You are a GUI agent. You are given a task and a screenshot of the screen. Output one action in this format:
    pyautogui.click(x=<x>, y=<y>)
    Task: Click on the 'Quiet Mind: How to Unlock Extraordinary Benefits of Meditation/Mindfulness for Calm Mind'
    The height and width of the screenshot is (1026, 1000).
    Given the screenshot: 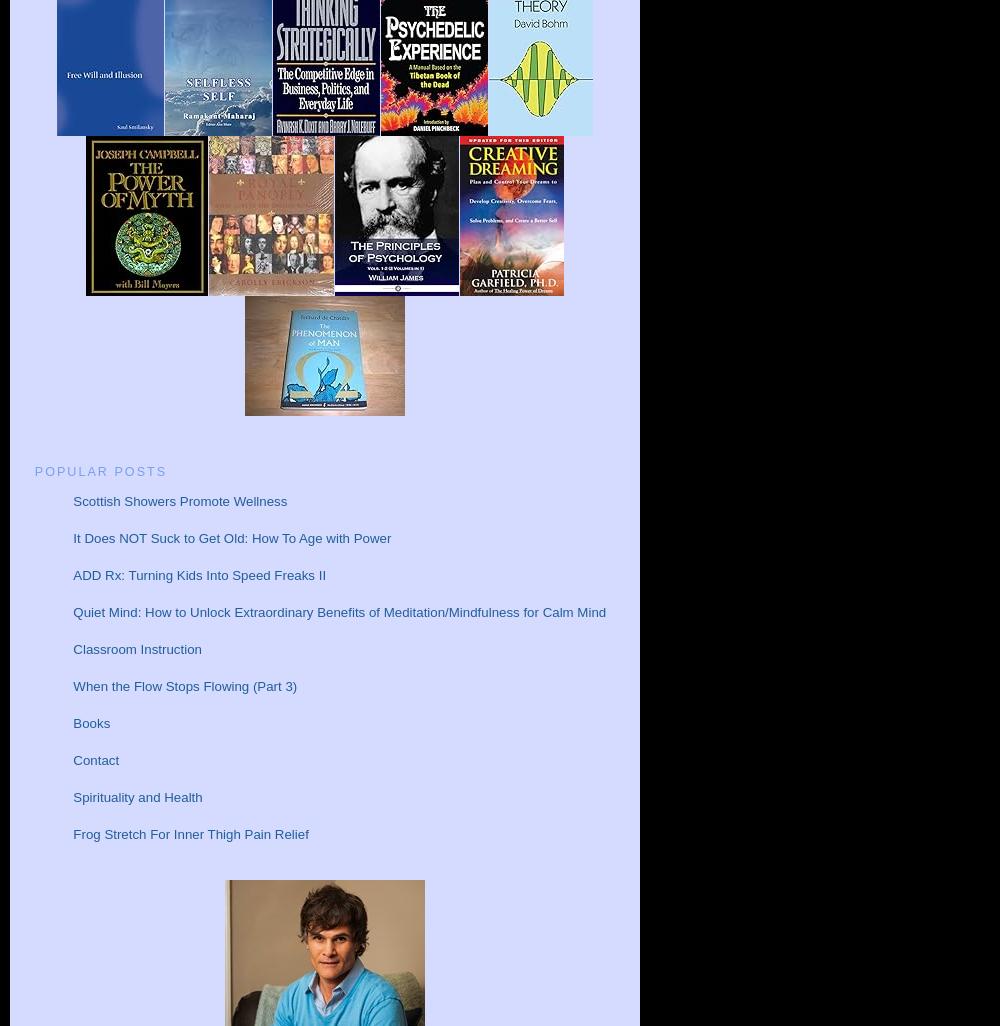 What is the action you would take?
    pyautogui.click(x=72, y=610)
    